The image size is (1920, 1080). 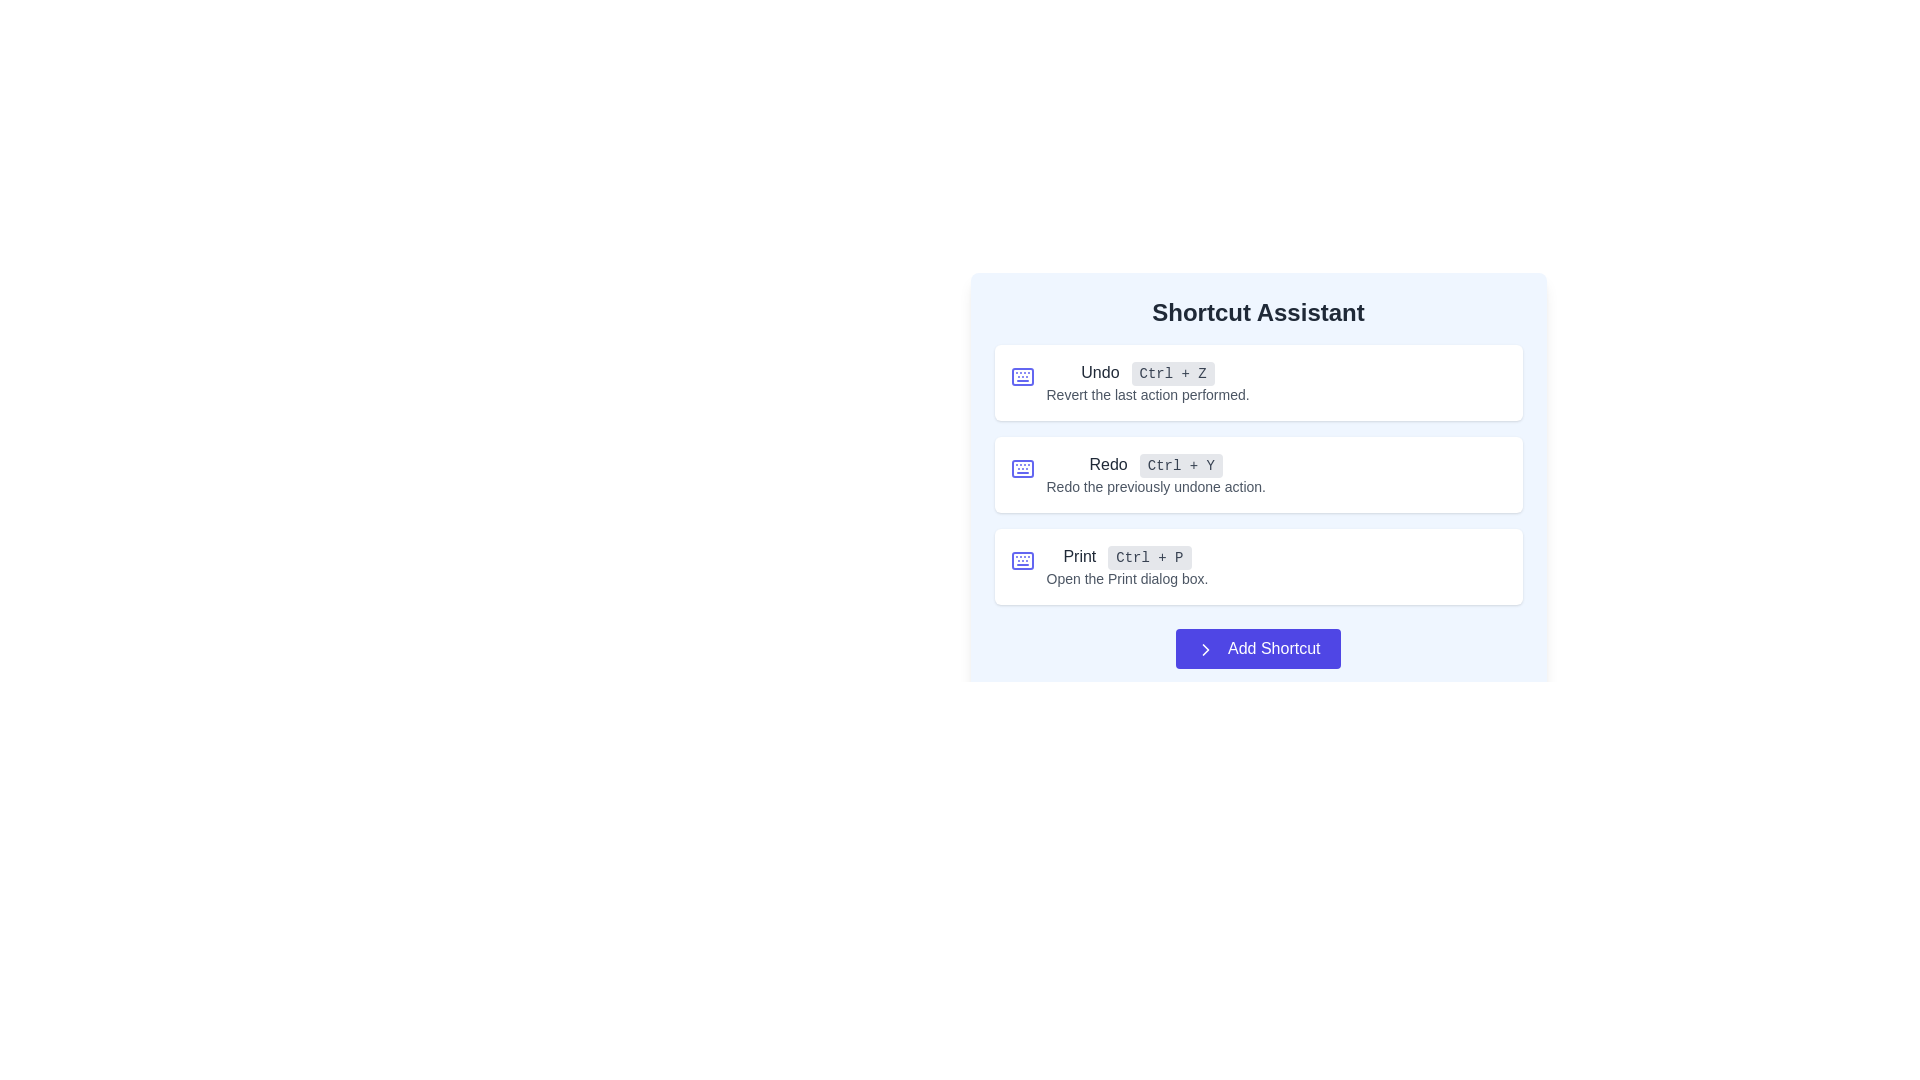 I want to click on information displayed on the Informational card representing the 'Redo' shortcut action (Ctrl + Y), which is located below the 'Undo Ctrl + Z' entry in the list of shortcut descriptions, so click(x=1257, y=474).